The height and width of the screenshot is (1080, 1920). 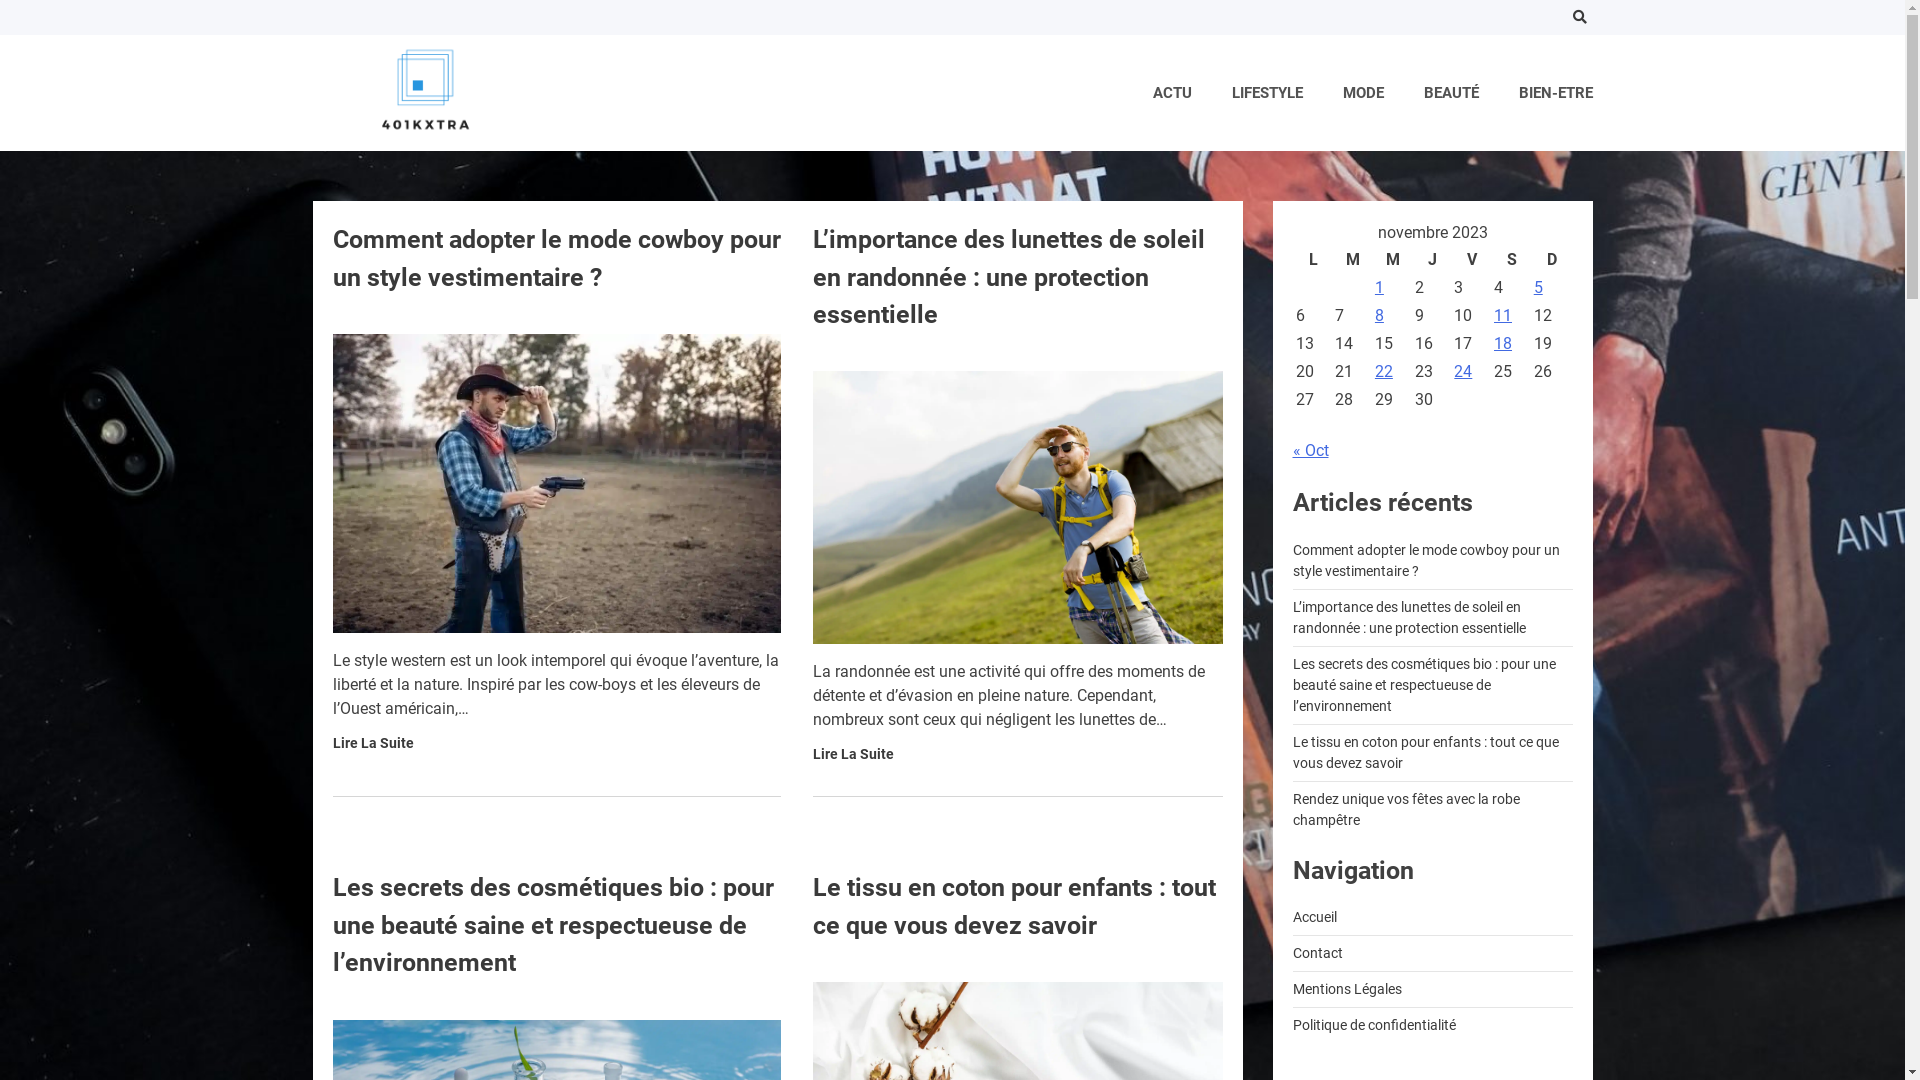 What do you see at coordinates (1539, 66) in the screenshot?
I see `'Rechercher'` at bounding box center [1539, 66].